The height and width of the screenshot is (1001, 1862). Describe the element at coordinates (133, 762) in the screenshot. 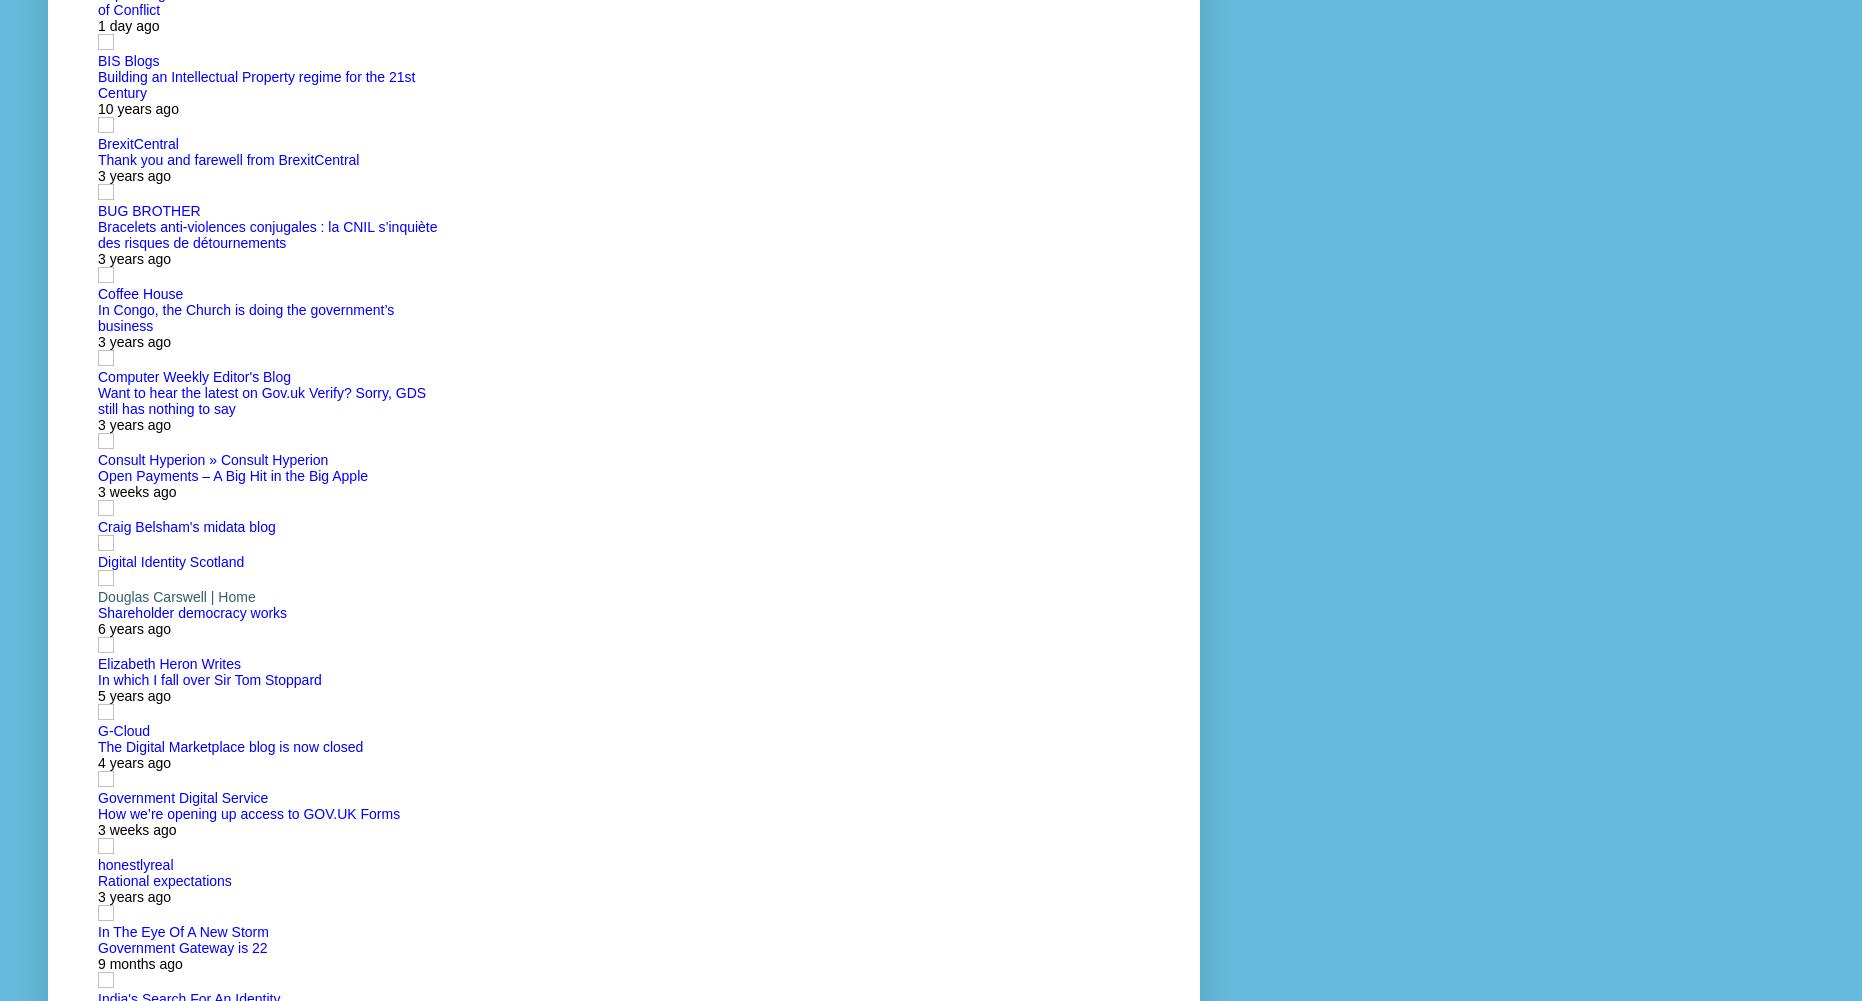

I see `'4 years ago'` at that location.